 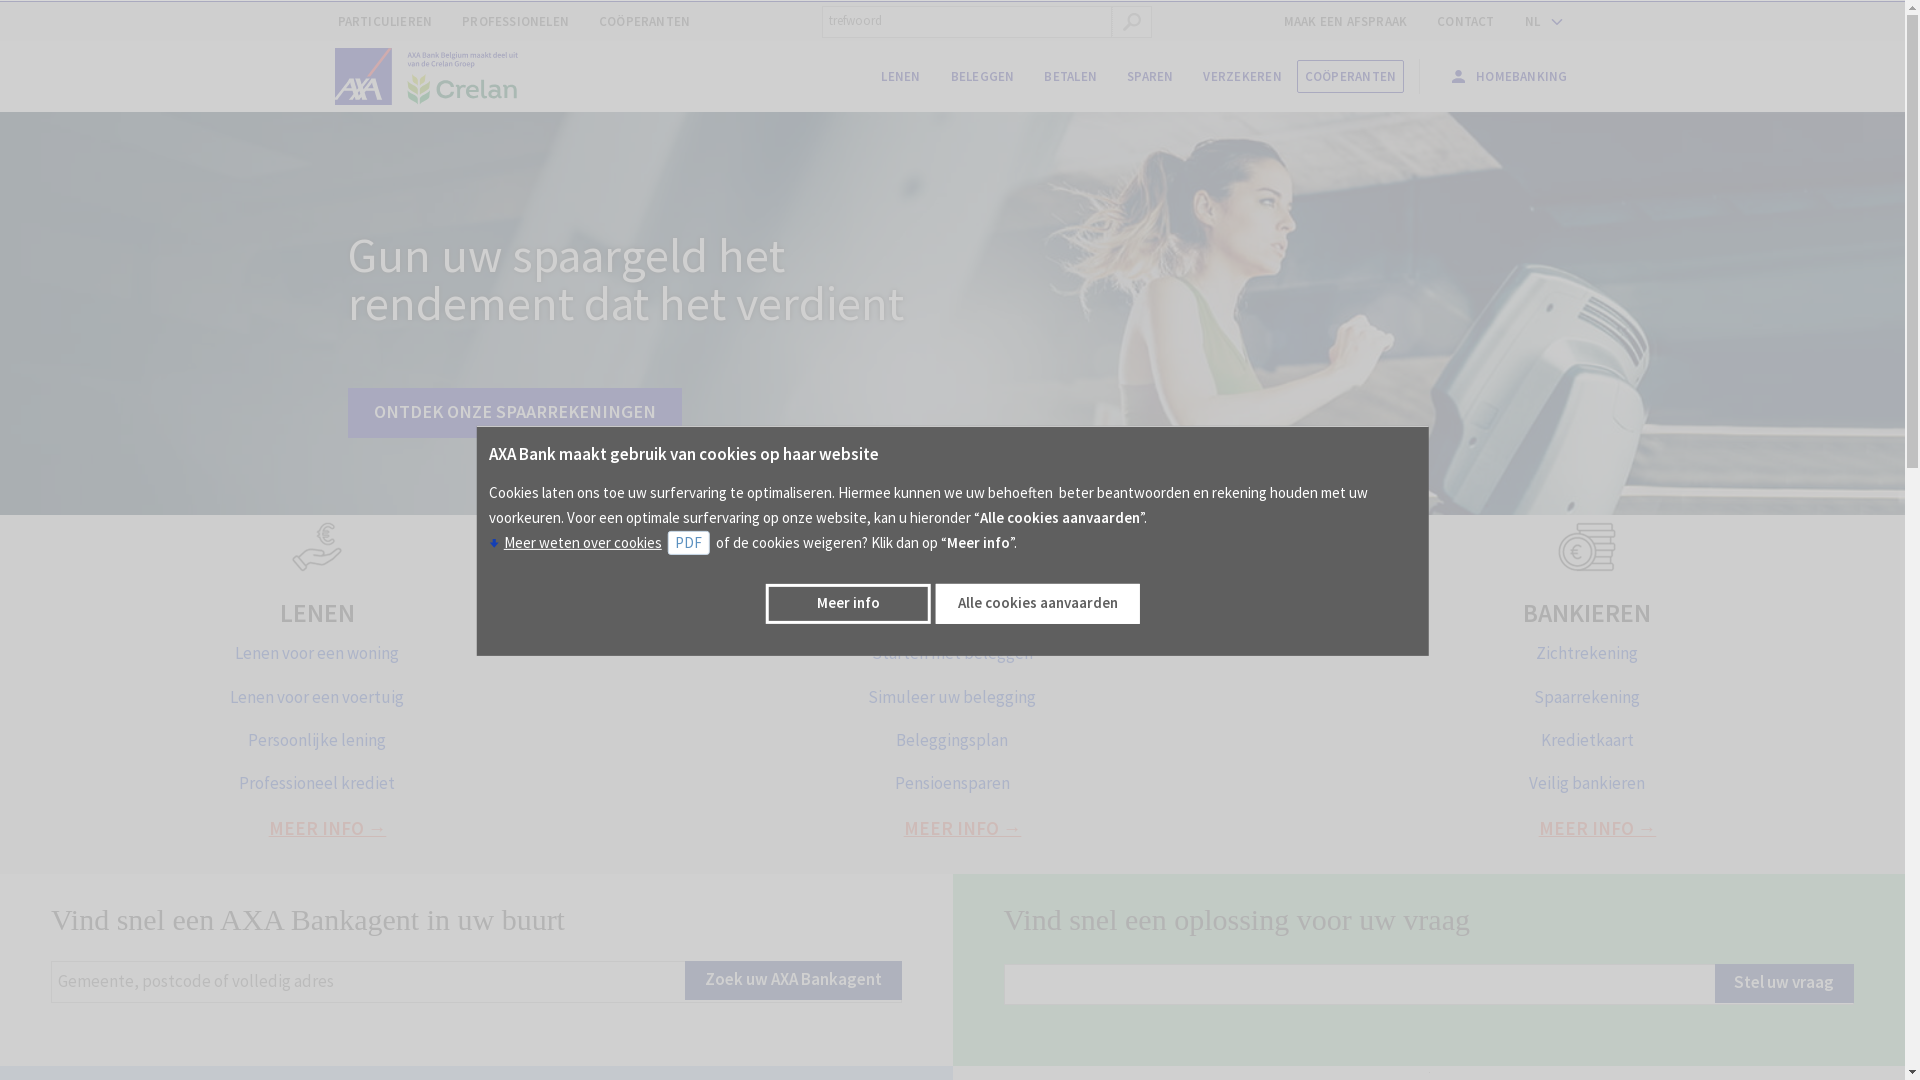 I want to click on 'Stel uw vraag', so click(x=1712, y=982).